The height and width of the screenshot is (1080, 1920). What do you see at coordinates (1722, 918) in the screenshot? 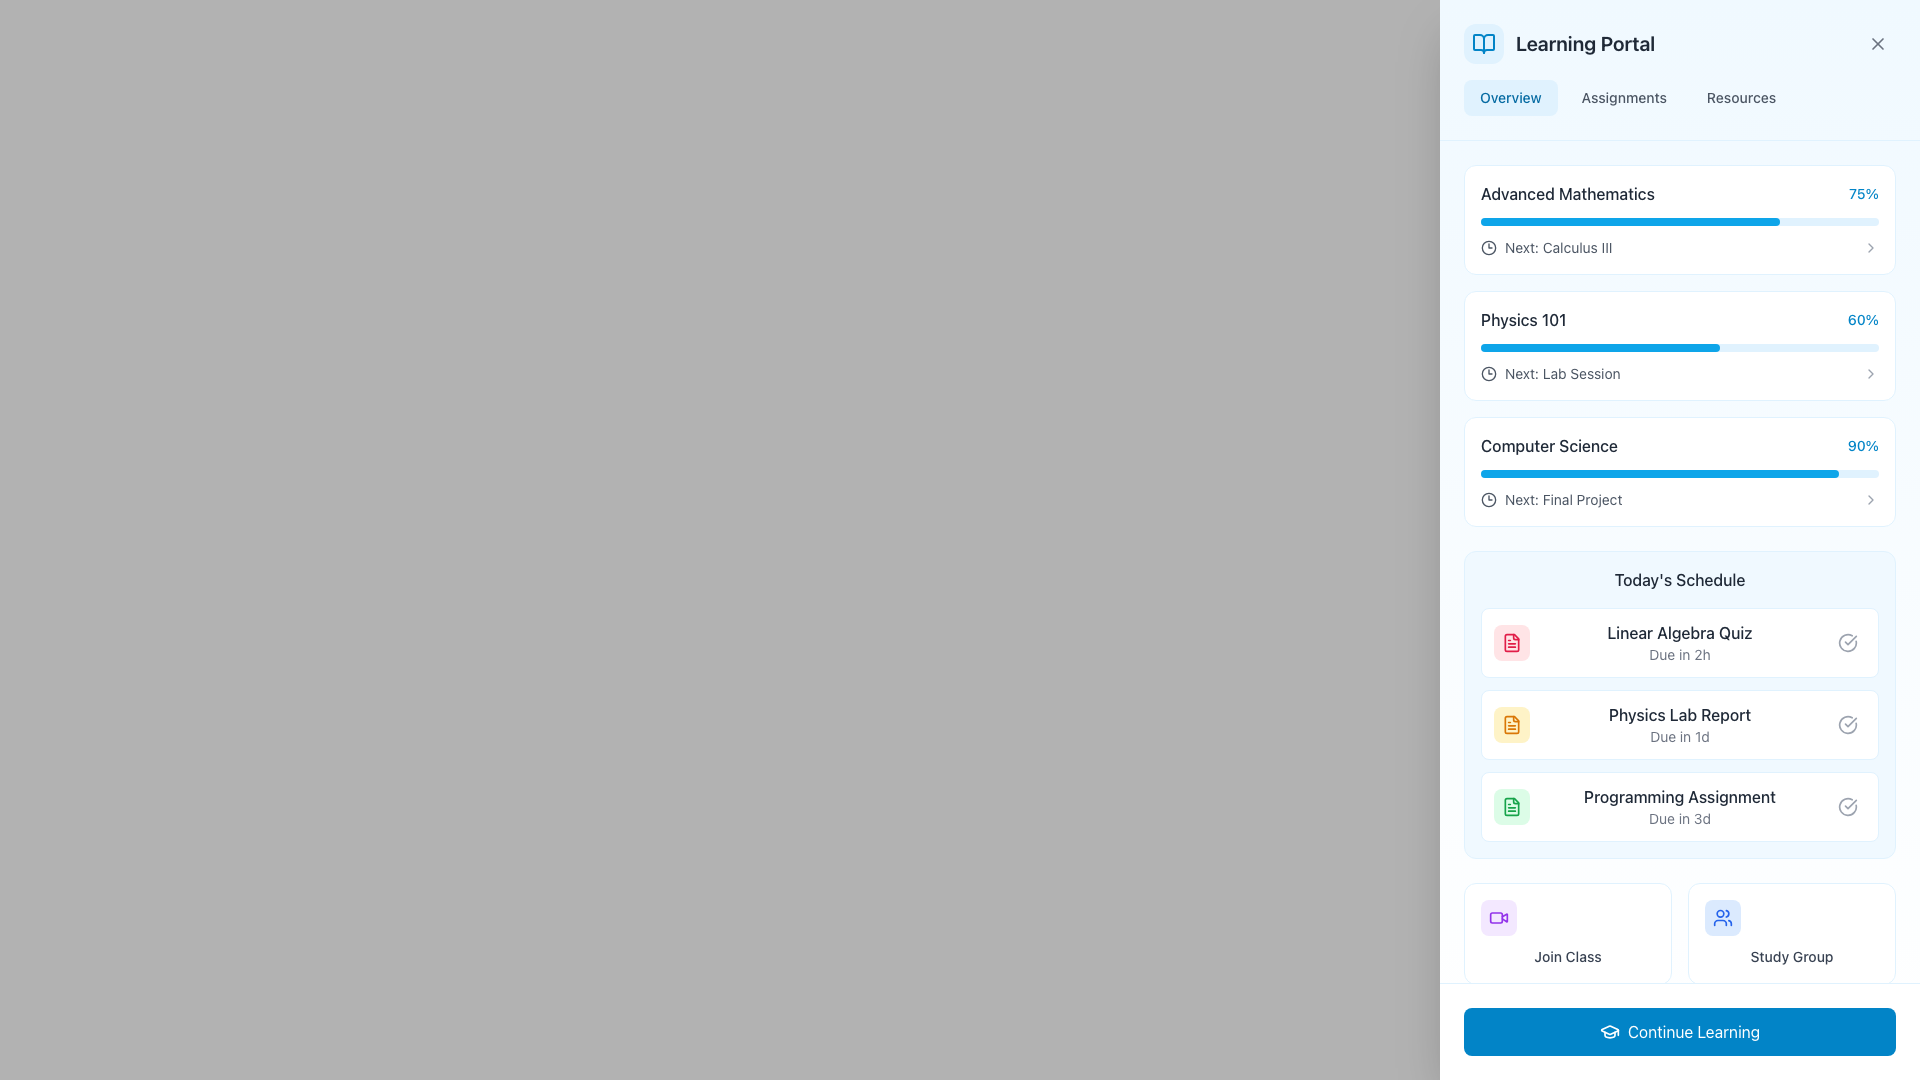
I see `the 'Study Group' icon located at the bottom right of the 'Today's Schedule' panel` at bounding box center [1722, 918].